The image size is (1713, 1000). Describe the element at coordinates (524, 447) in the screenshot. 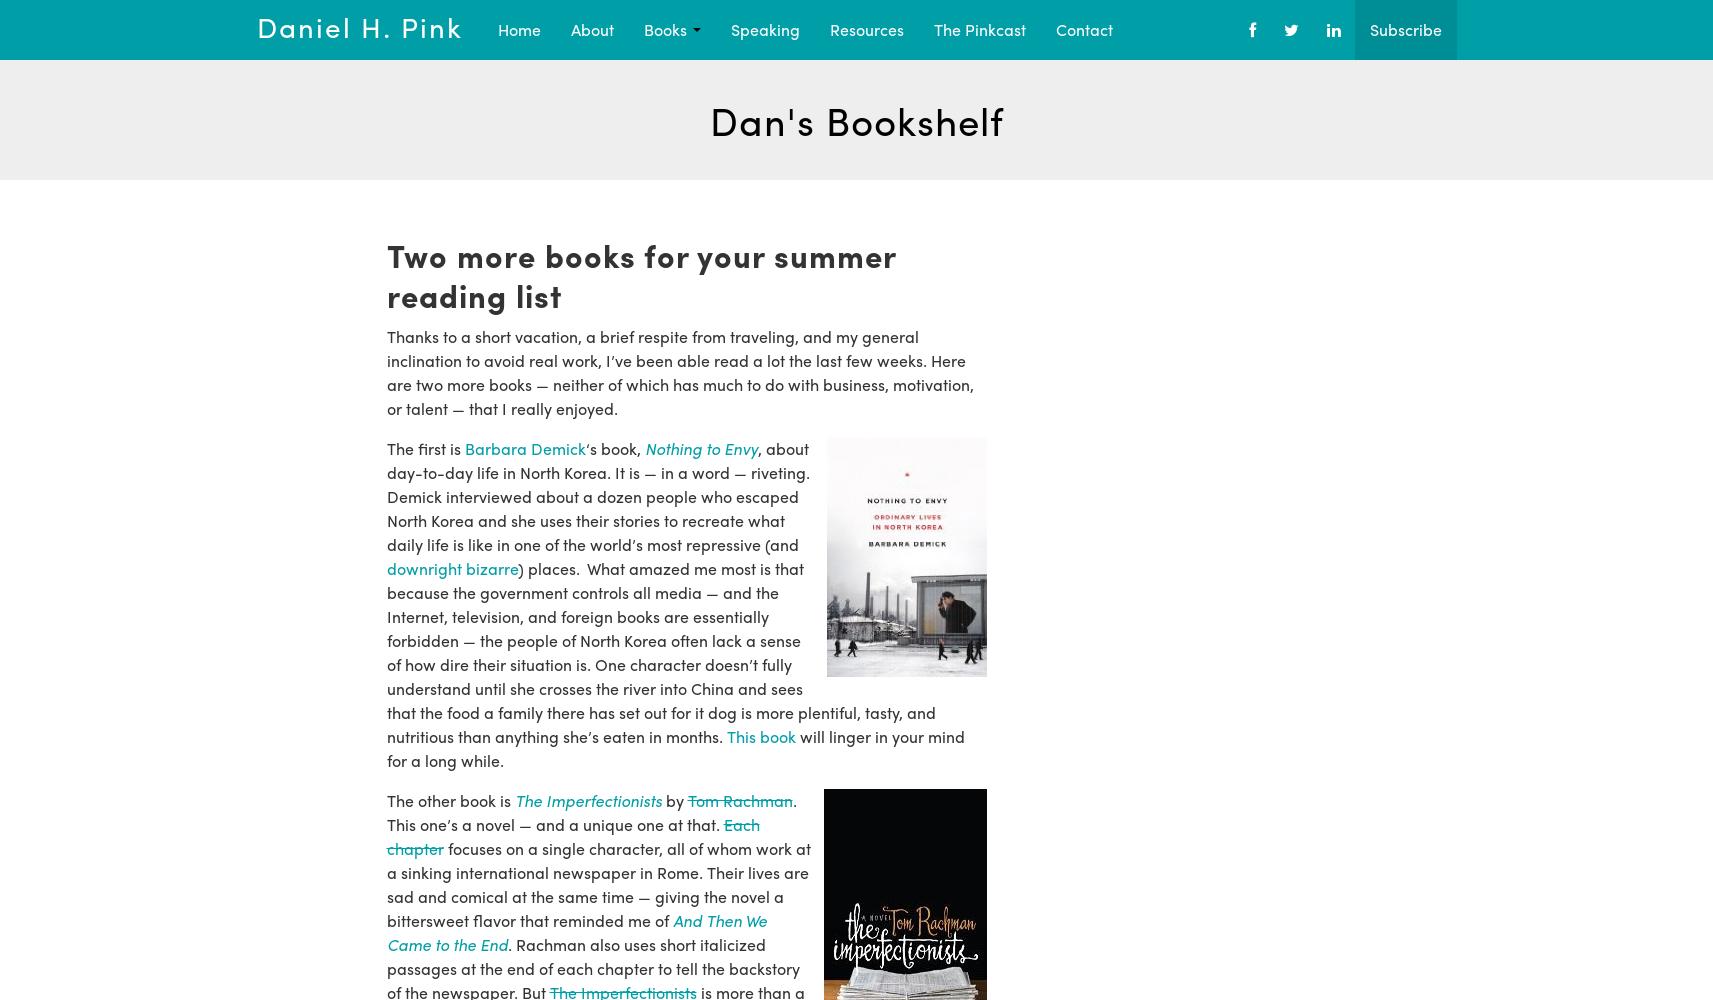

I see `'Barbara Demick'` at that location.